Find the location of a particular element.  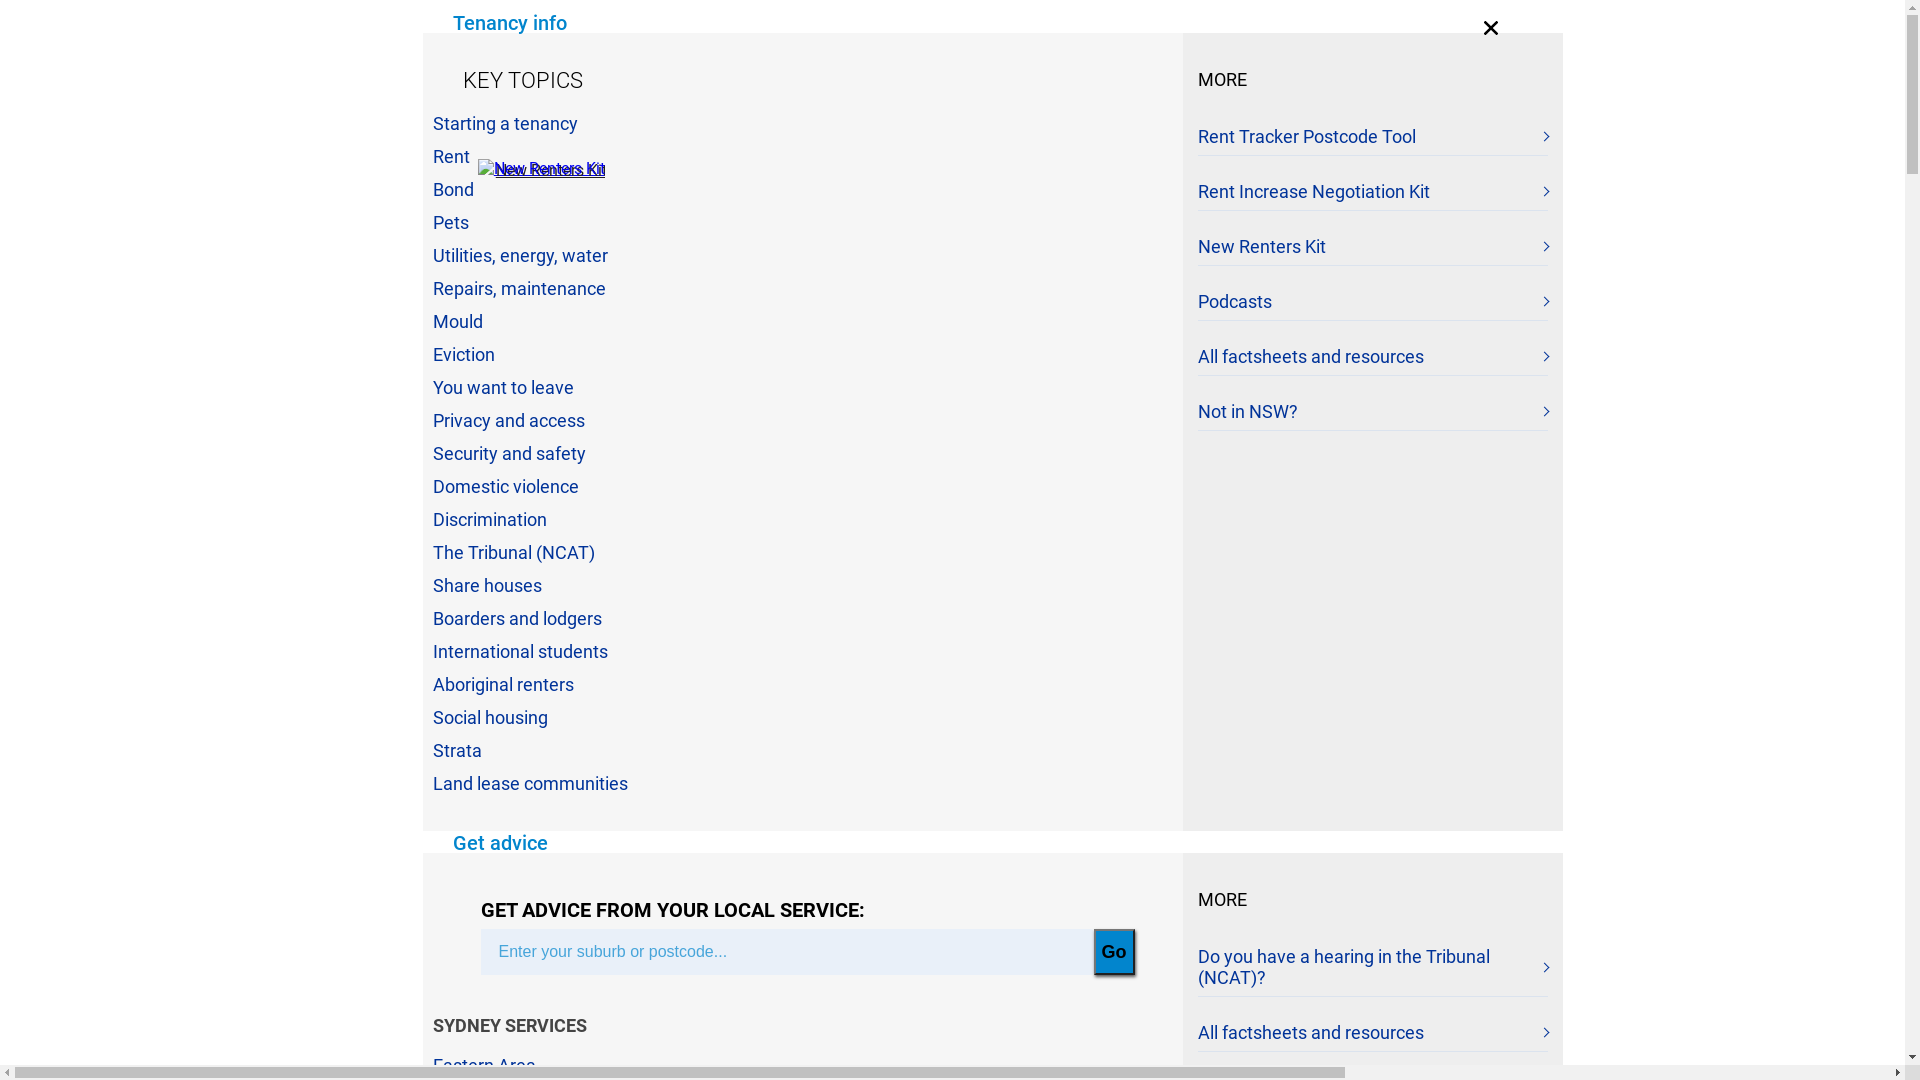

'Share houses' is located at coordinates (486, 585).